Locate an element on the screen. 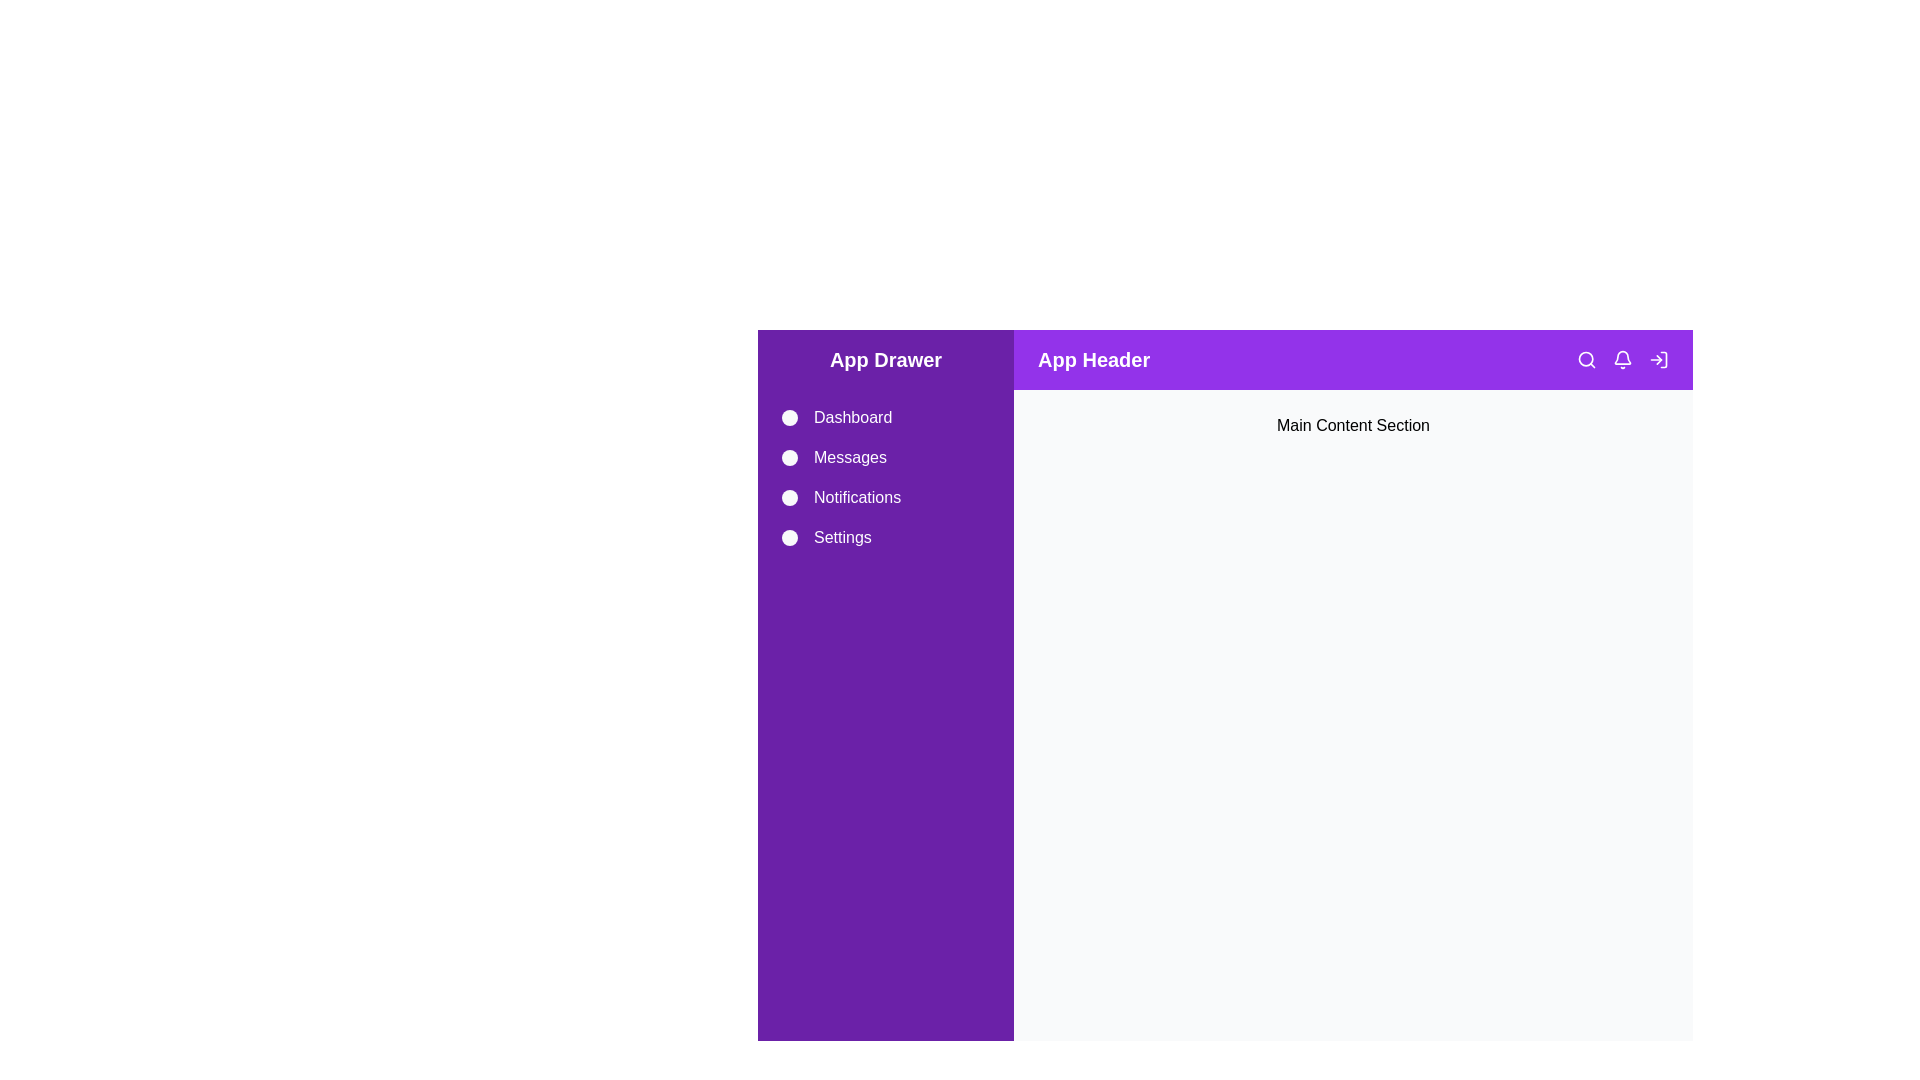  the Messages drawer item to navigate is located at coordinates (885, 458).